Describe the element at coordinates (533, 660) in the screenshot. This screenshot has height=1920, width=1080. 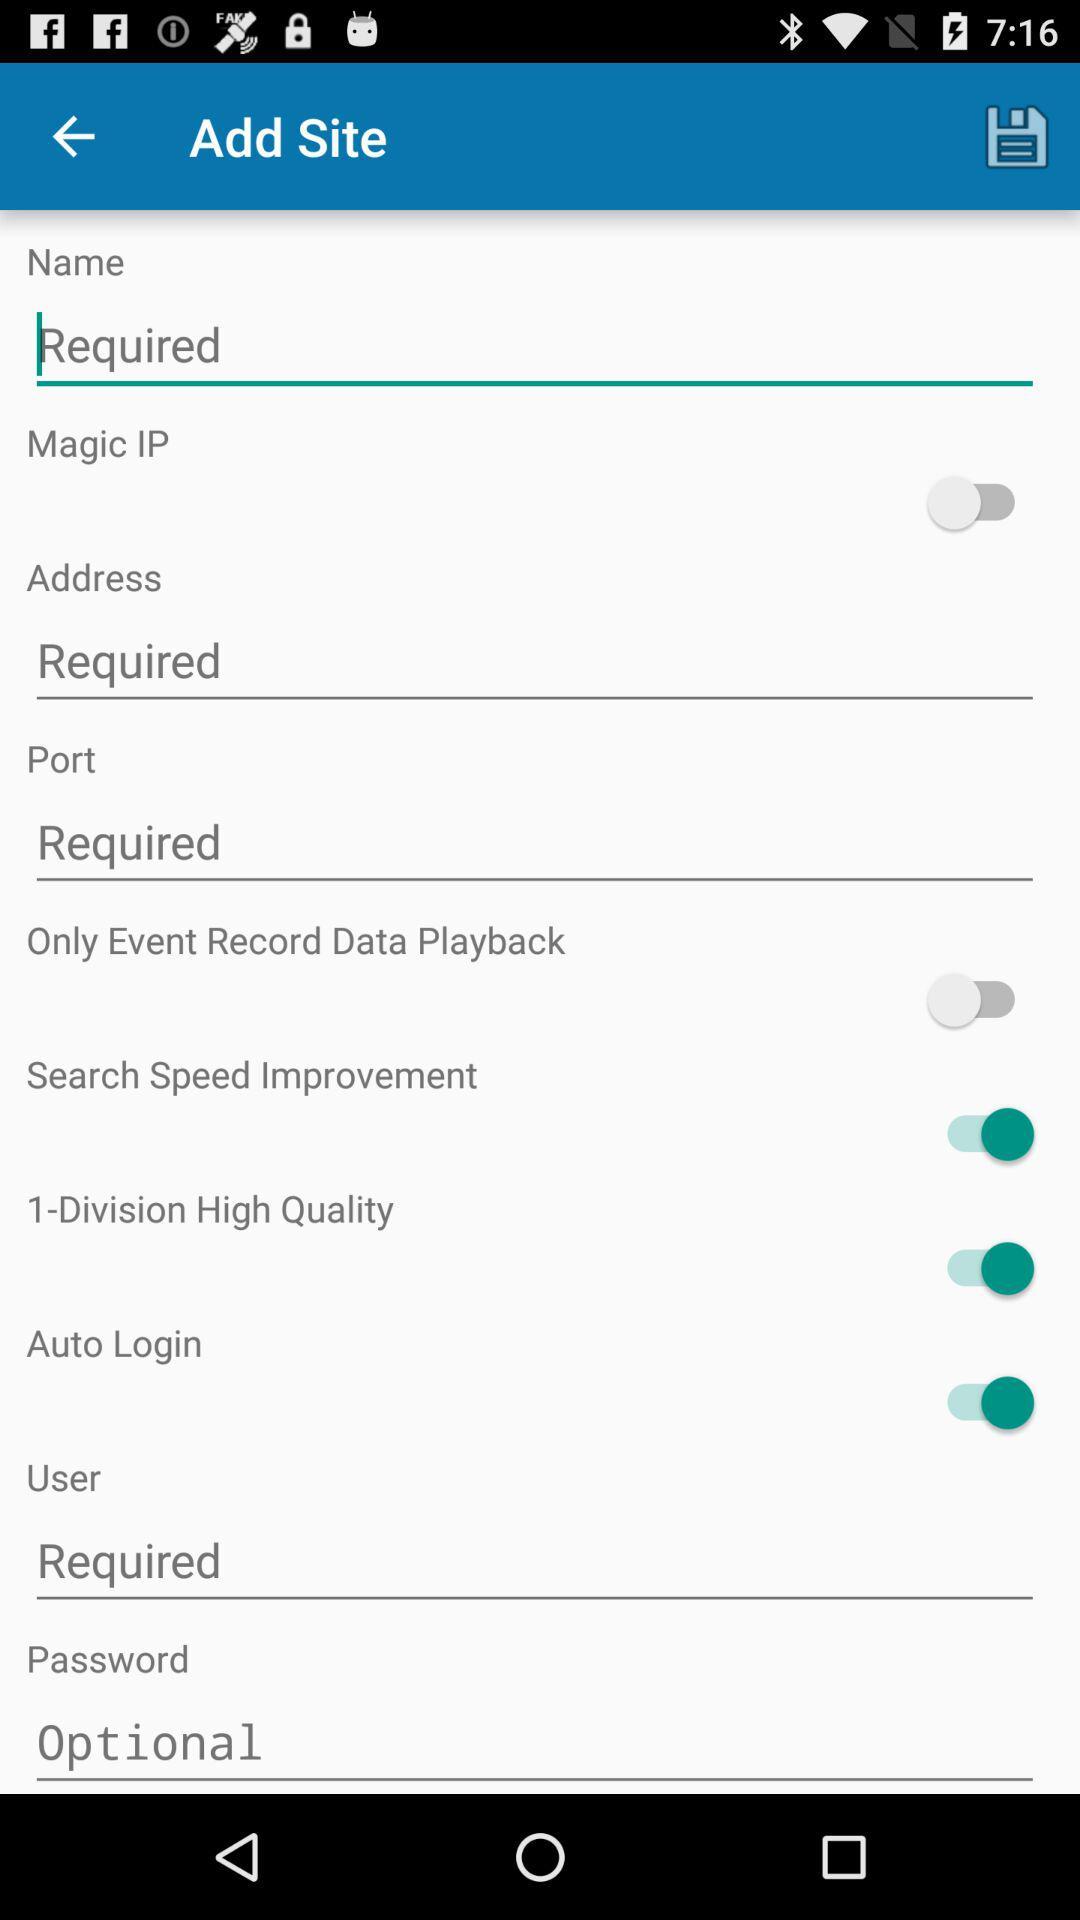
I see `required address field` at that location.